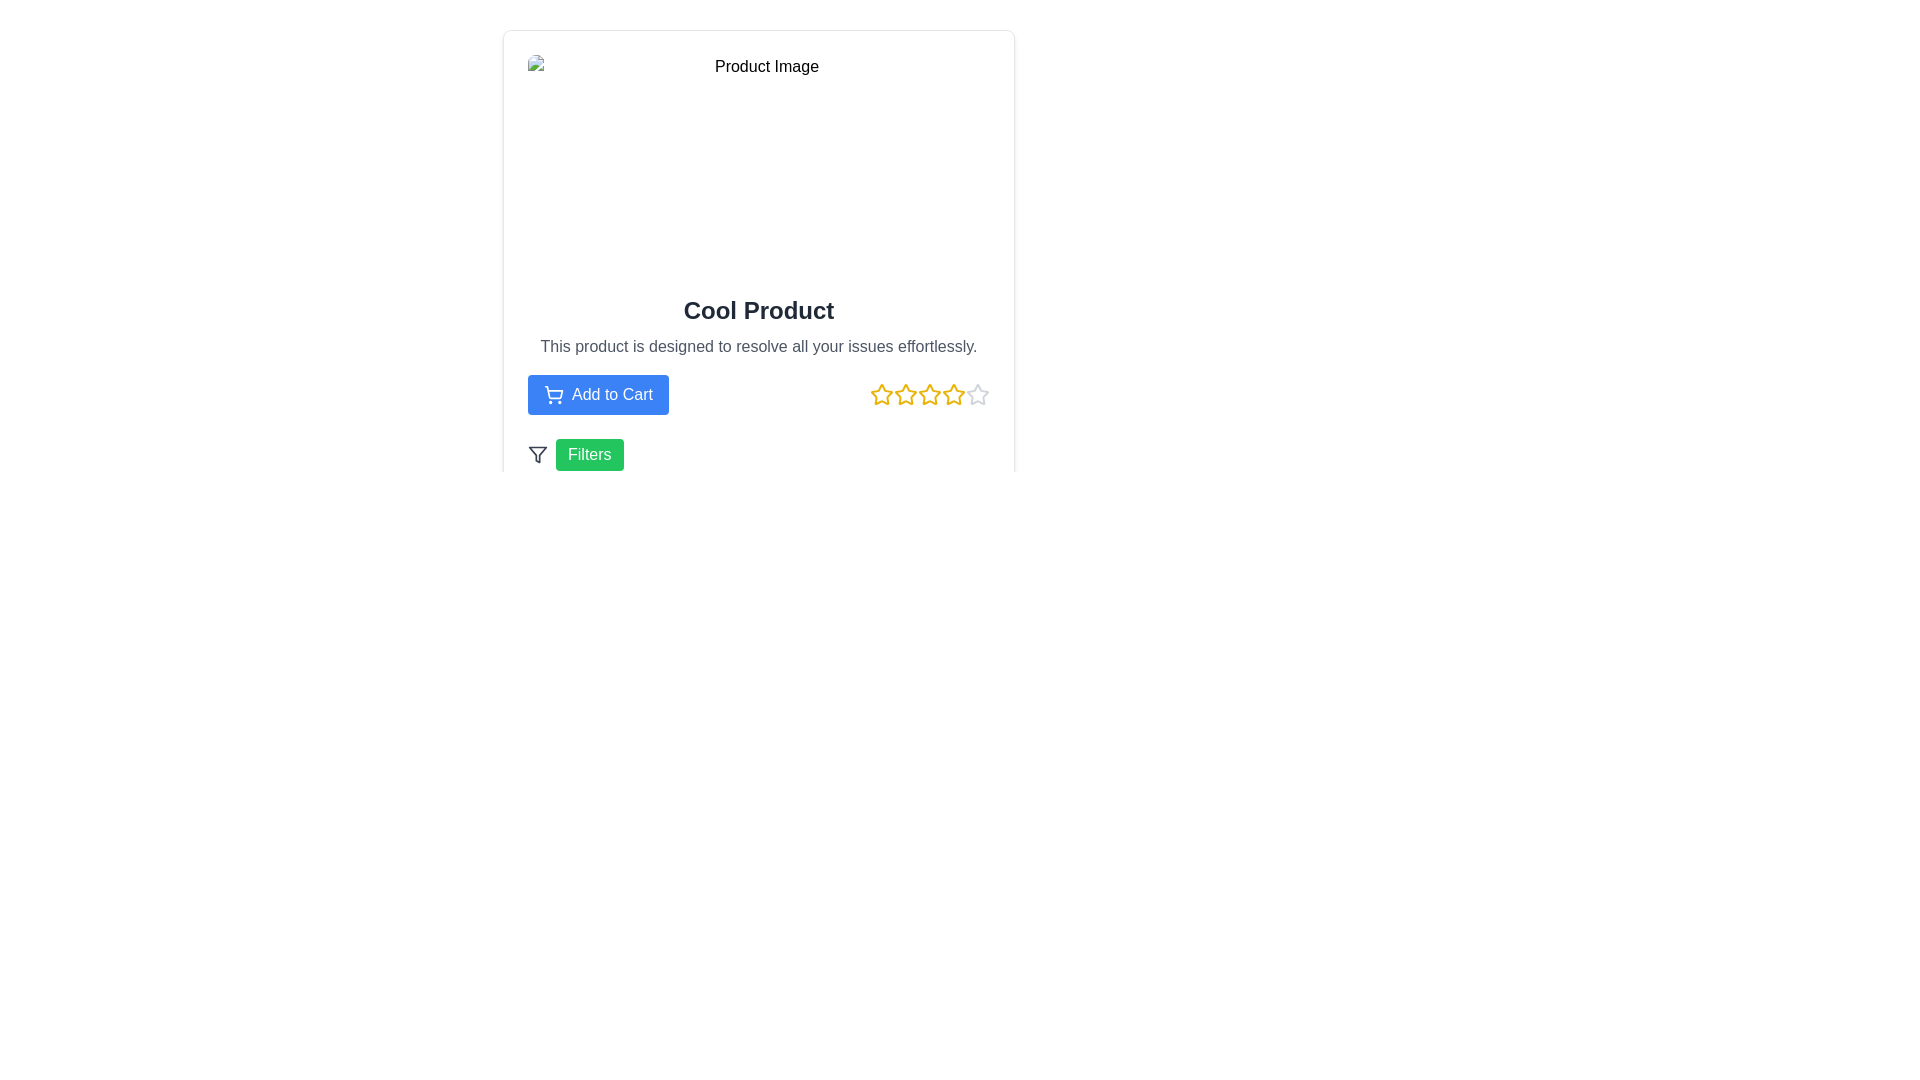 The width and height of the screenshot is (1920, 1080). I want to click on the first star icon in the rating system to update or select a rating, so click(881, 394).